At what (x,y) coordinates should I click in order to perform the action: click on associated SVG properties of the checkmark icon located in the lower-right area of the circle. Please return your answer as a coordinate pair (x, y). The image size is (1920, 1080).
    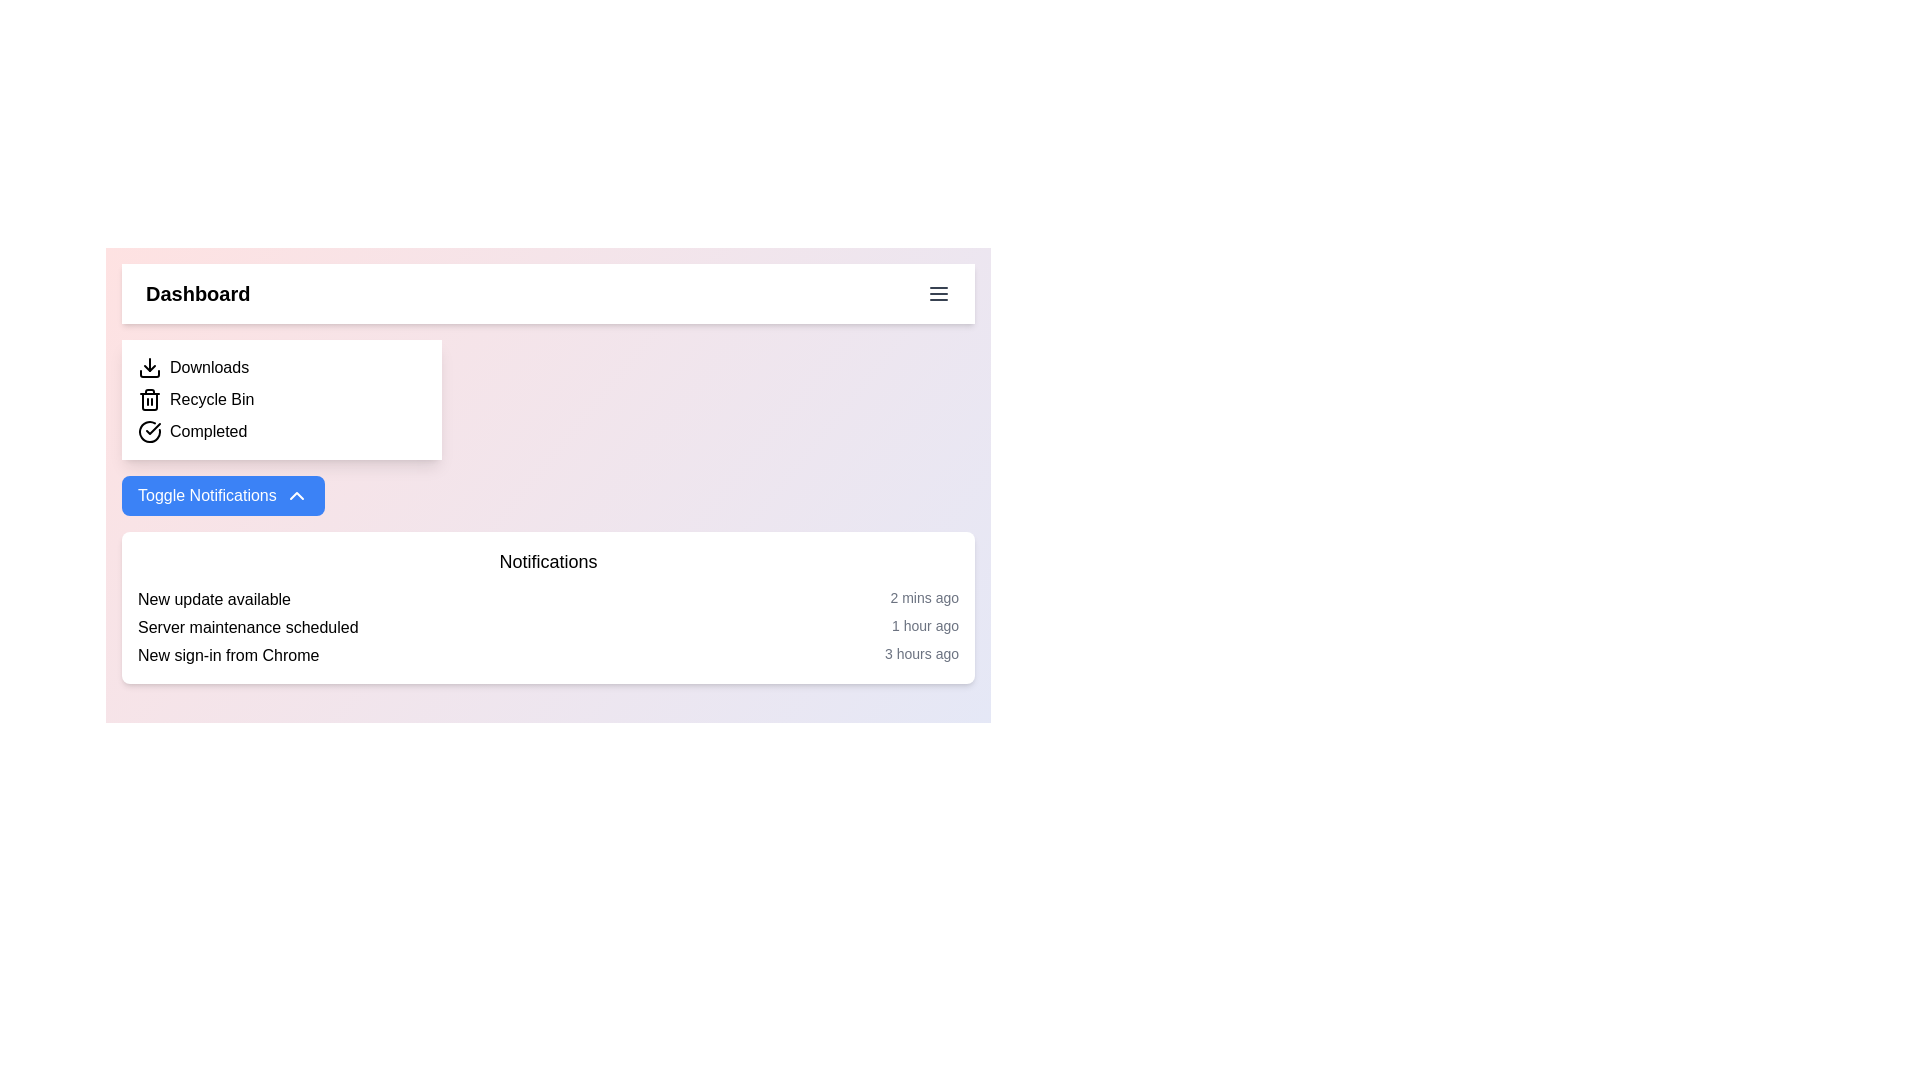
    Looking at the image, I should click on (152, 427).